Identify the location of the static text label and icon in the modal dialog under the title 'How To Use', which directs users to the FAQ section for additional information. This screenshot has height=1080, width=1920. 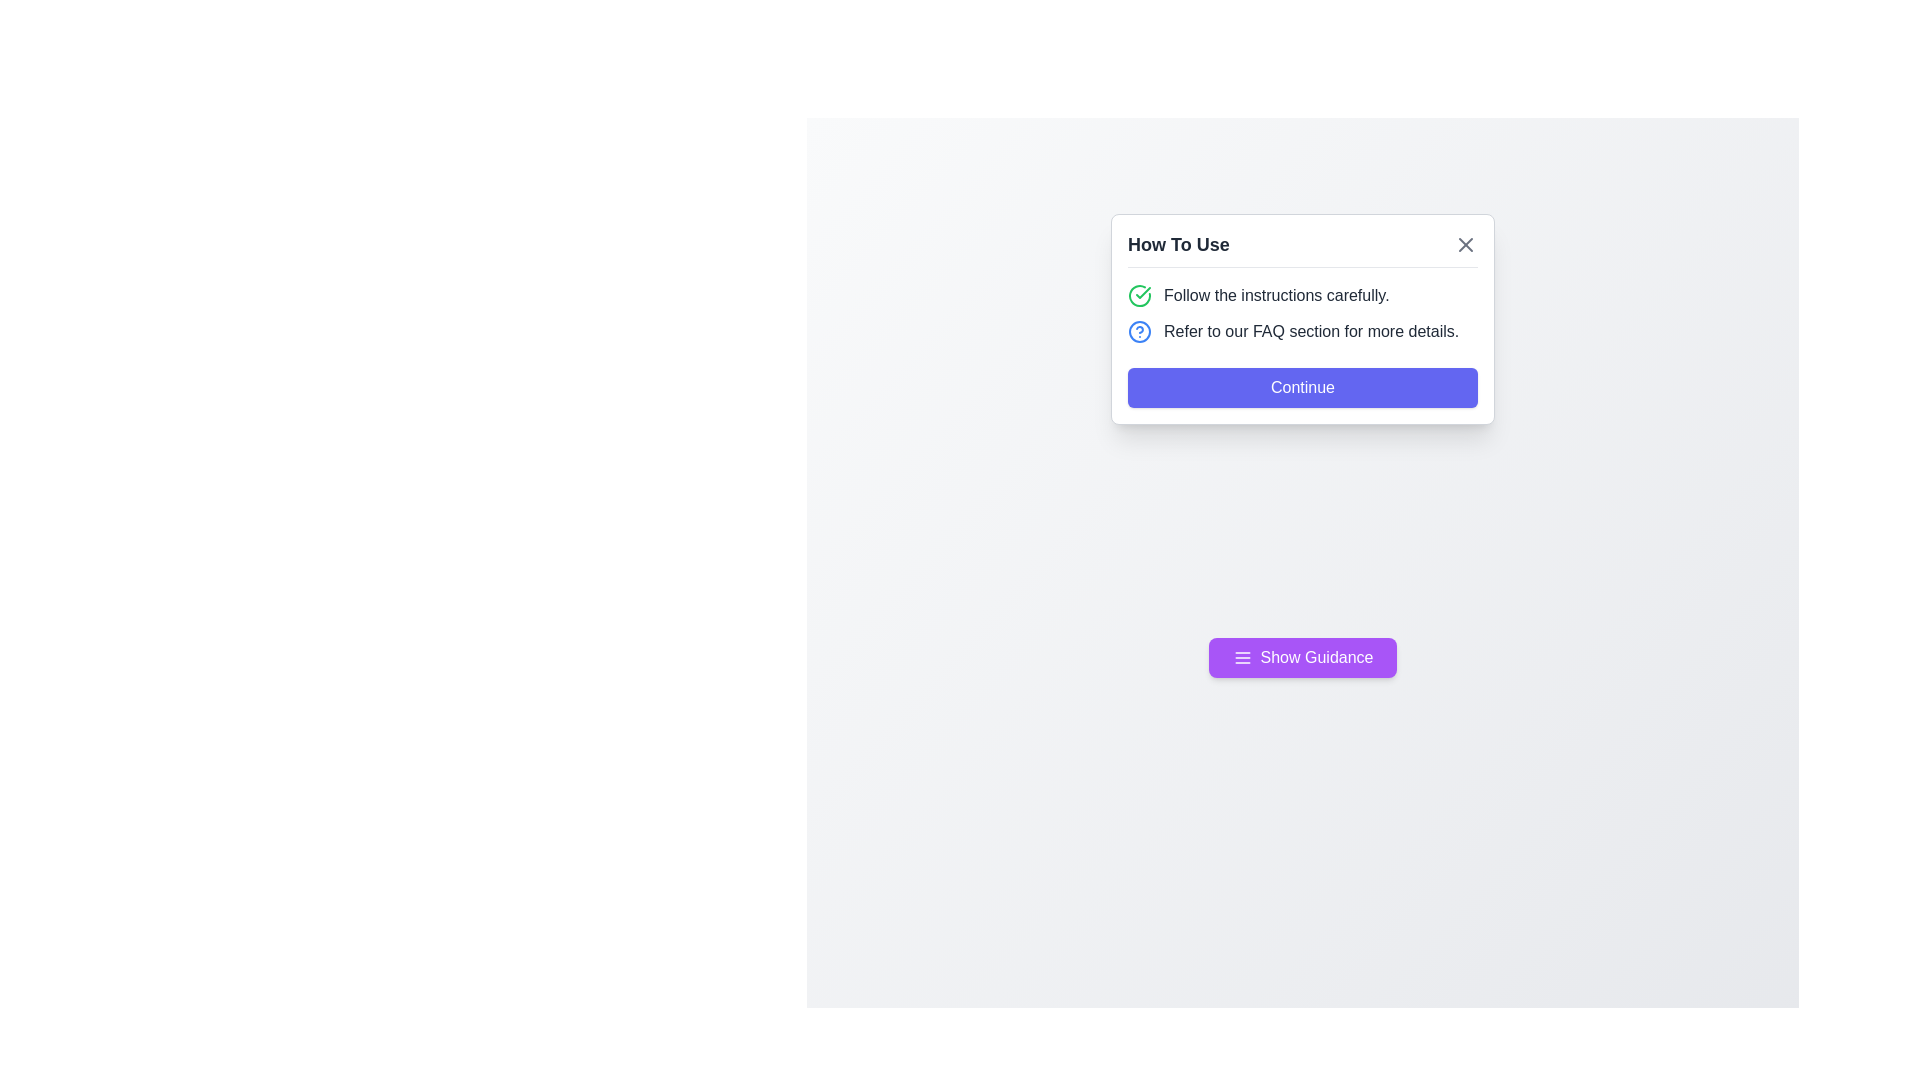
(1302, 330).